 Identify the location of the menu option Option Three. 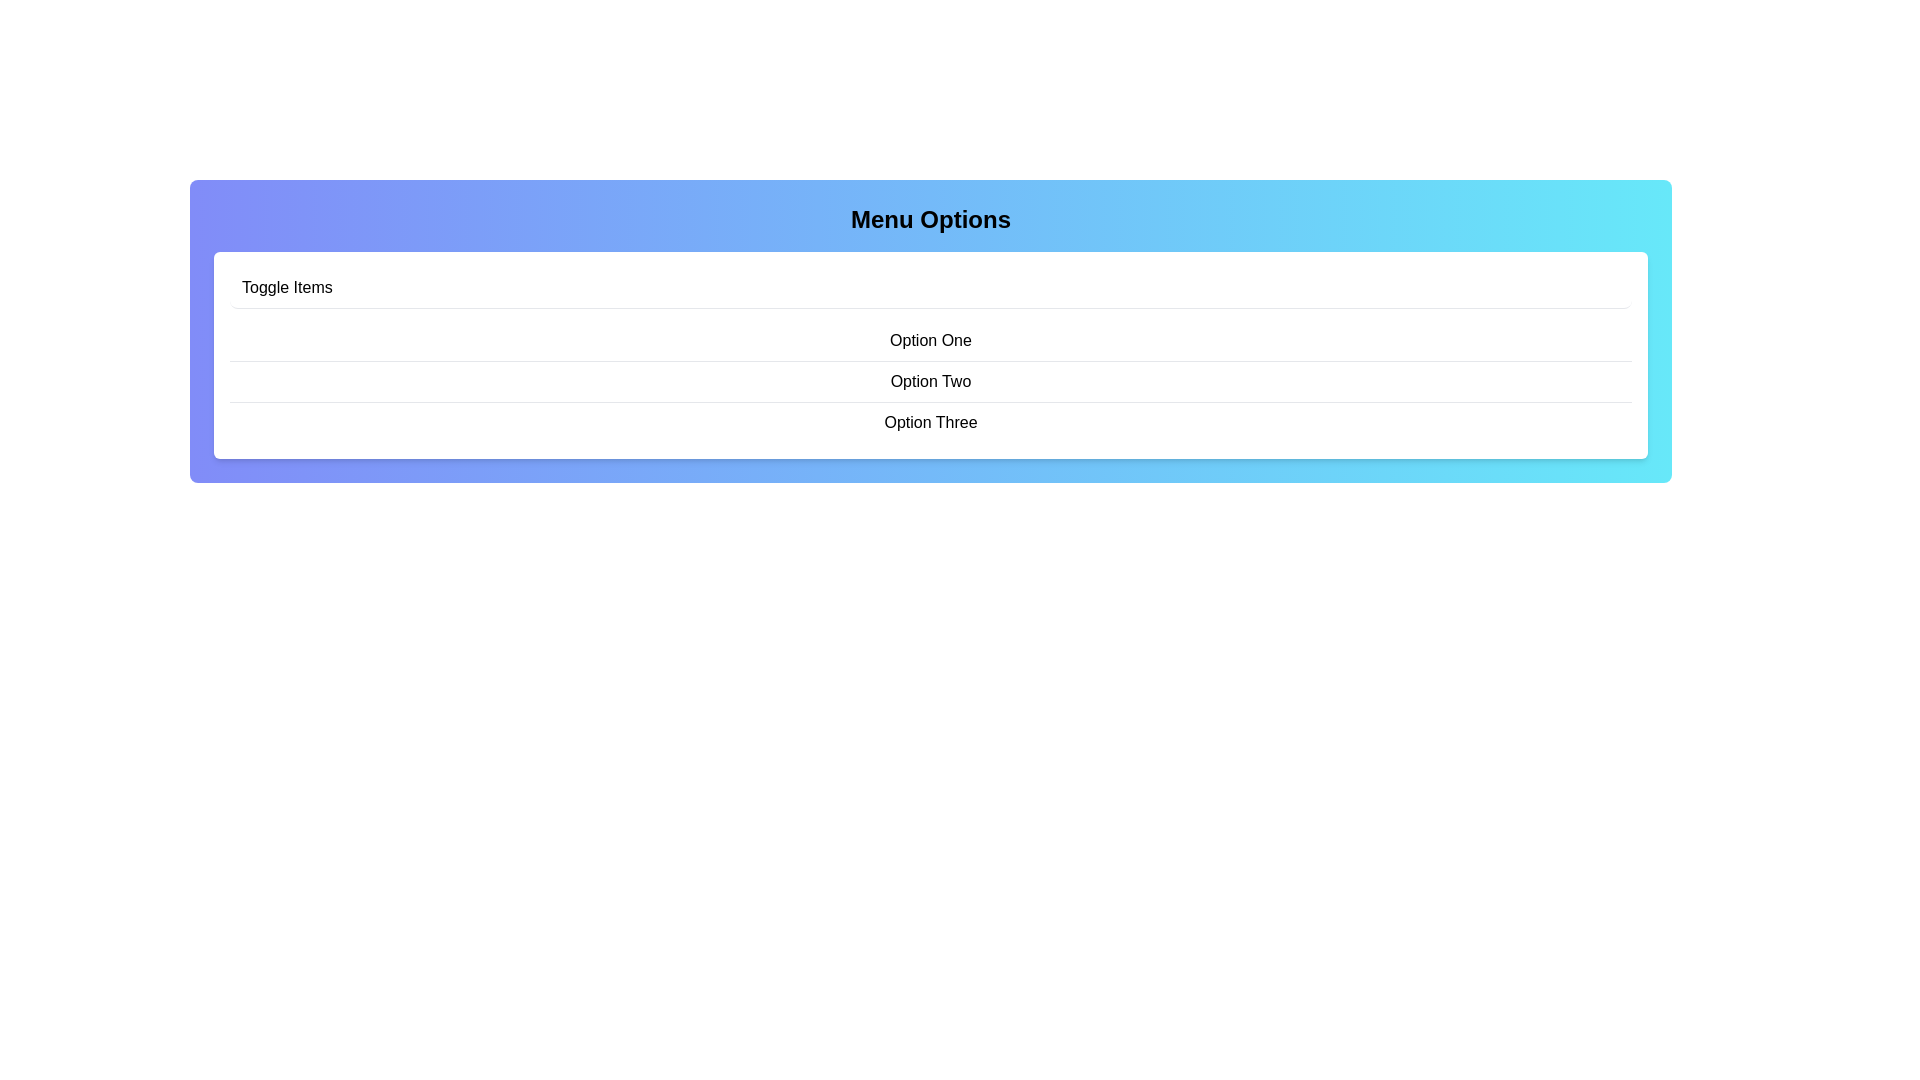
(930, 421).